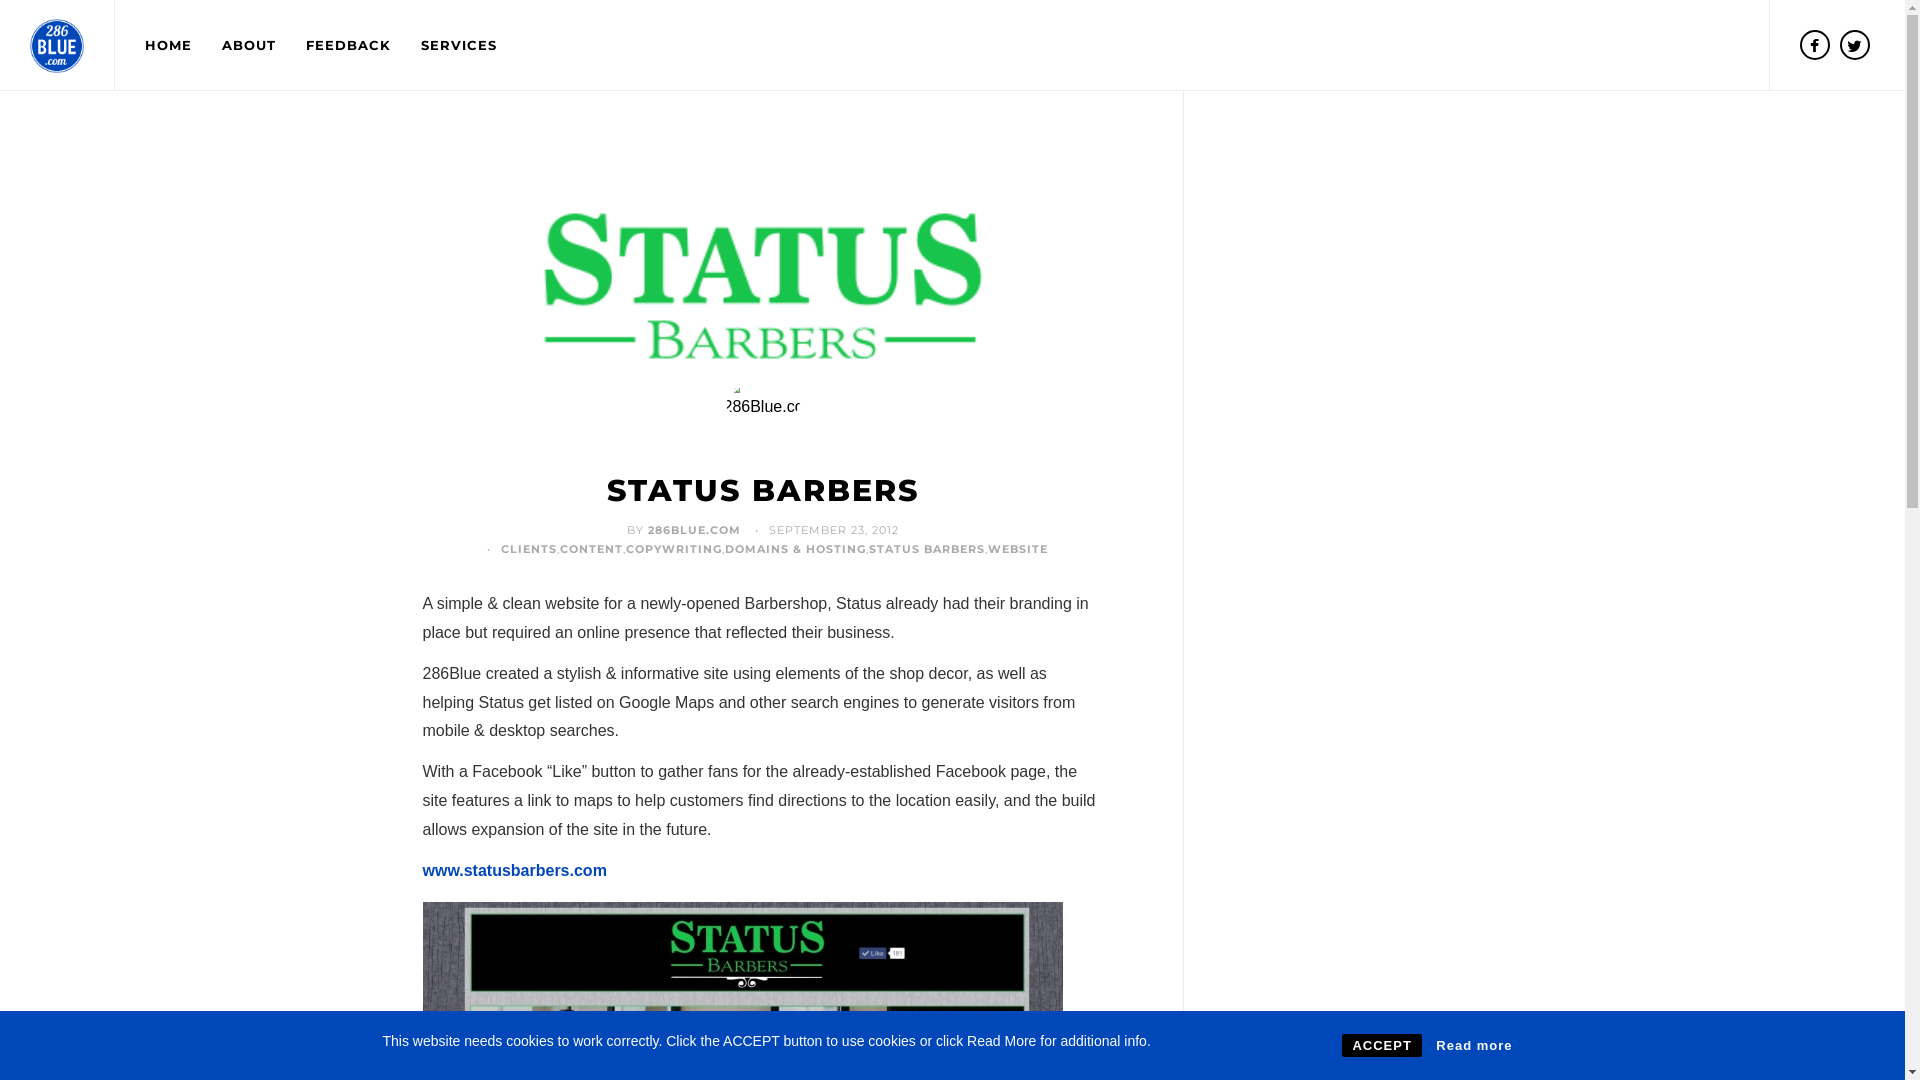 This screenshot has width=1920, height=1080. I want to click on 'CLIENTS', so click(500, 548).